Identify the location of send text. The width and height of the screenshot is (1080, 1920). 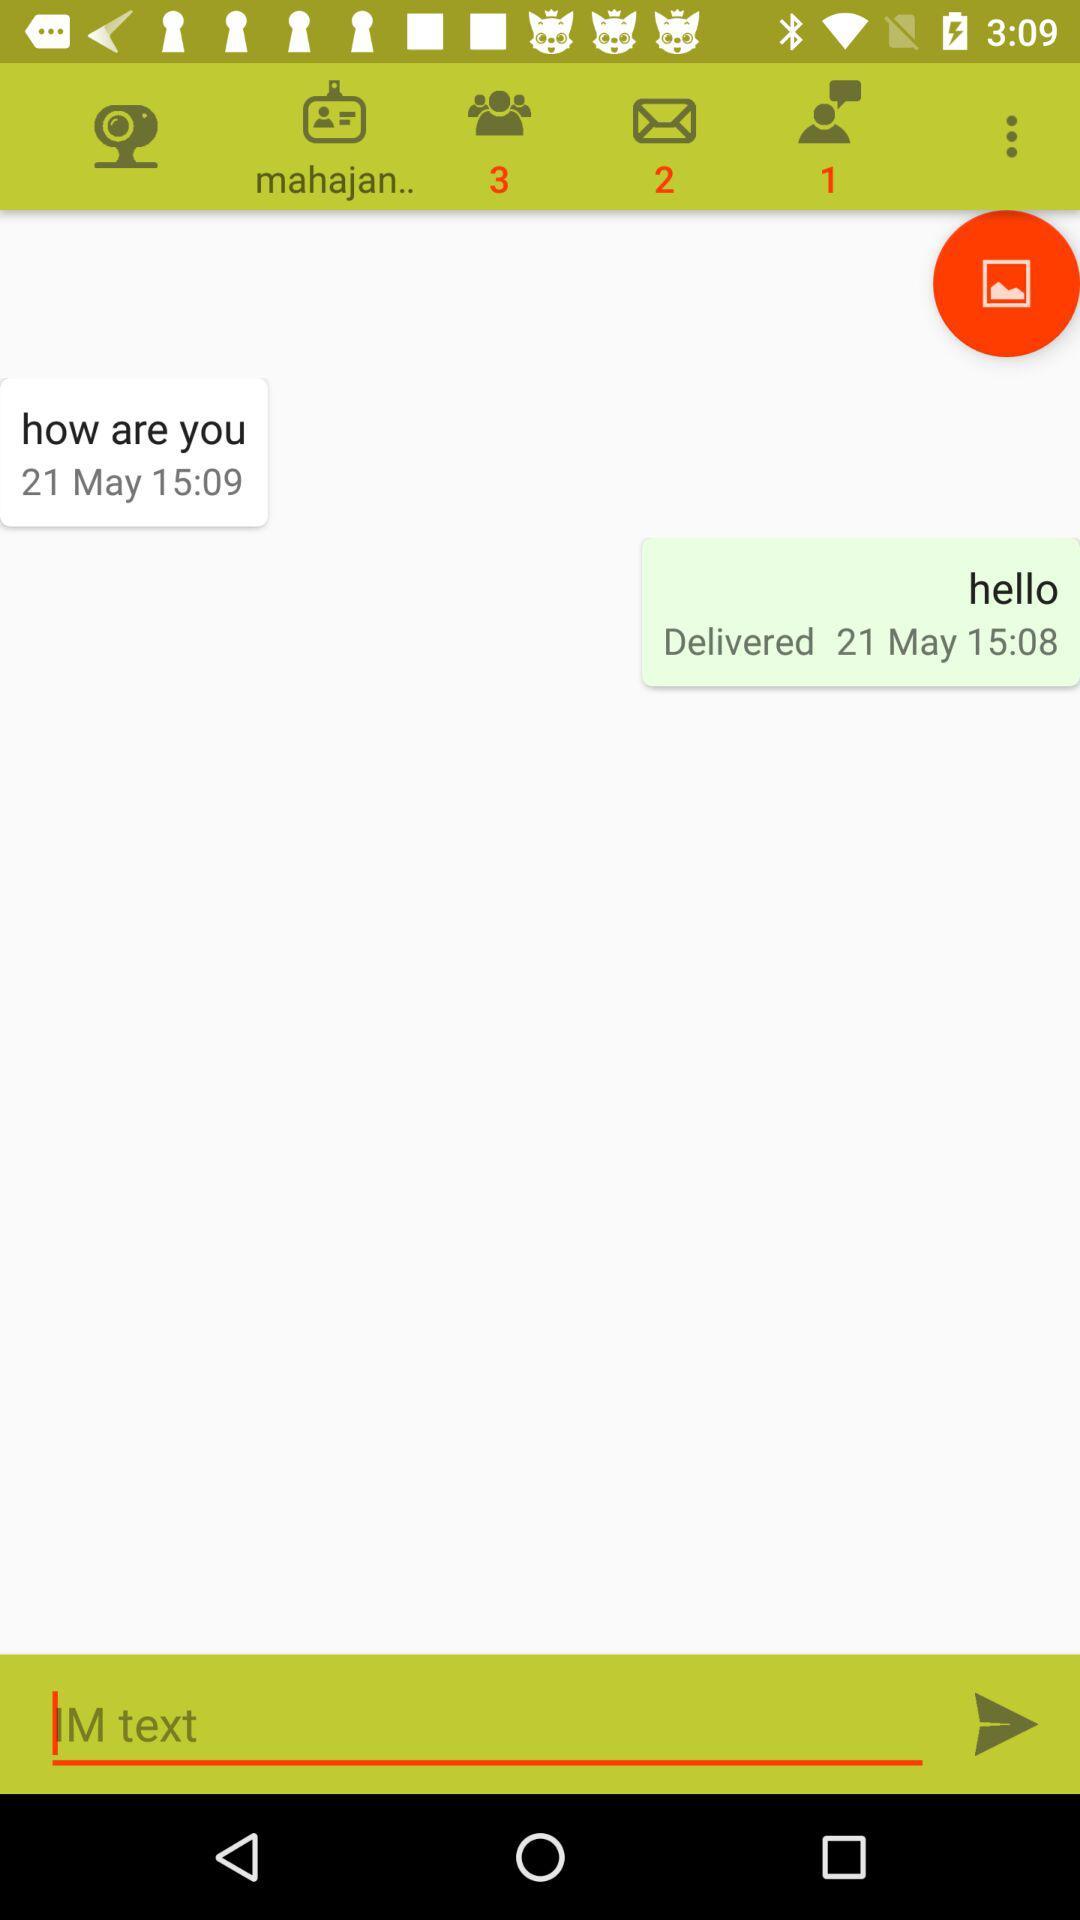
(1006, 1723).